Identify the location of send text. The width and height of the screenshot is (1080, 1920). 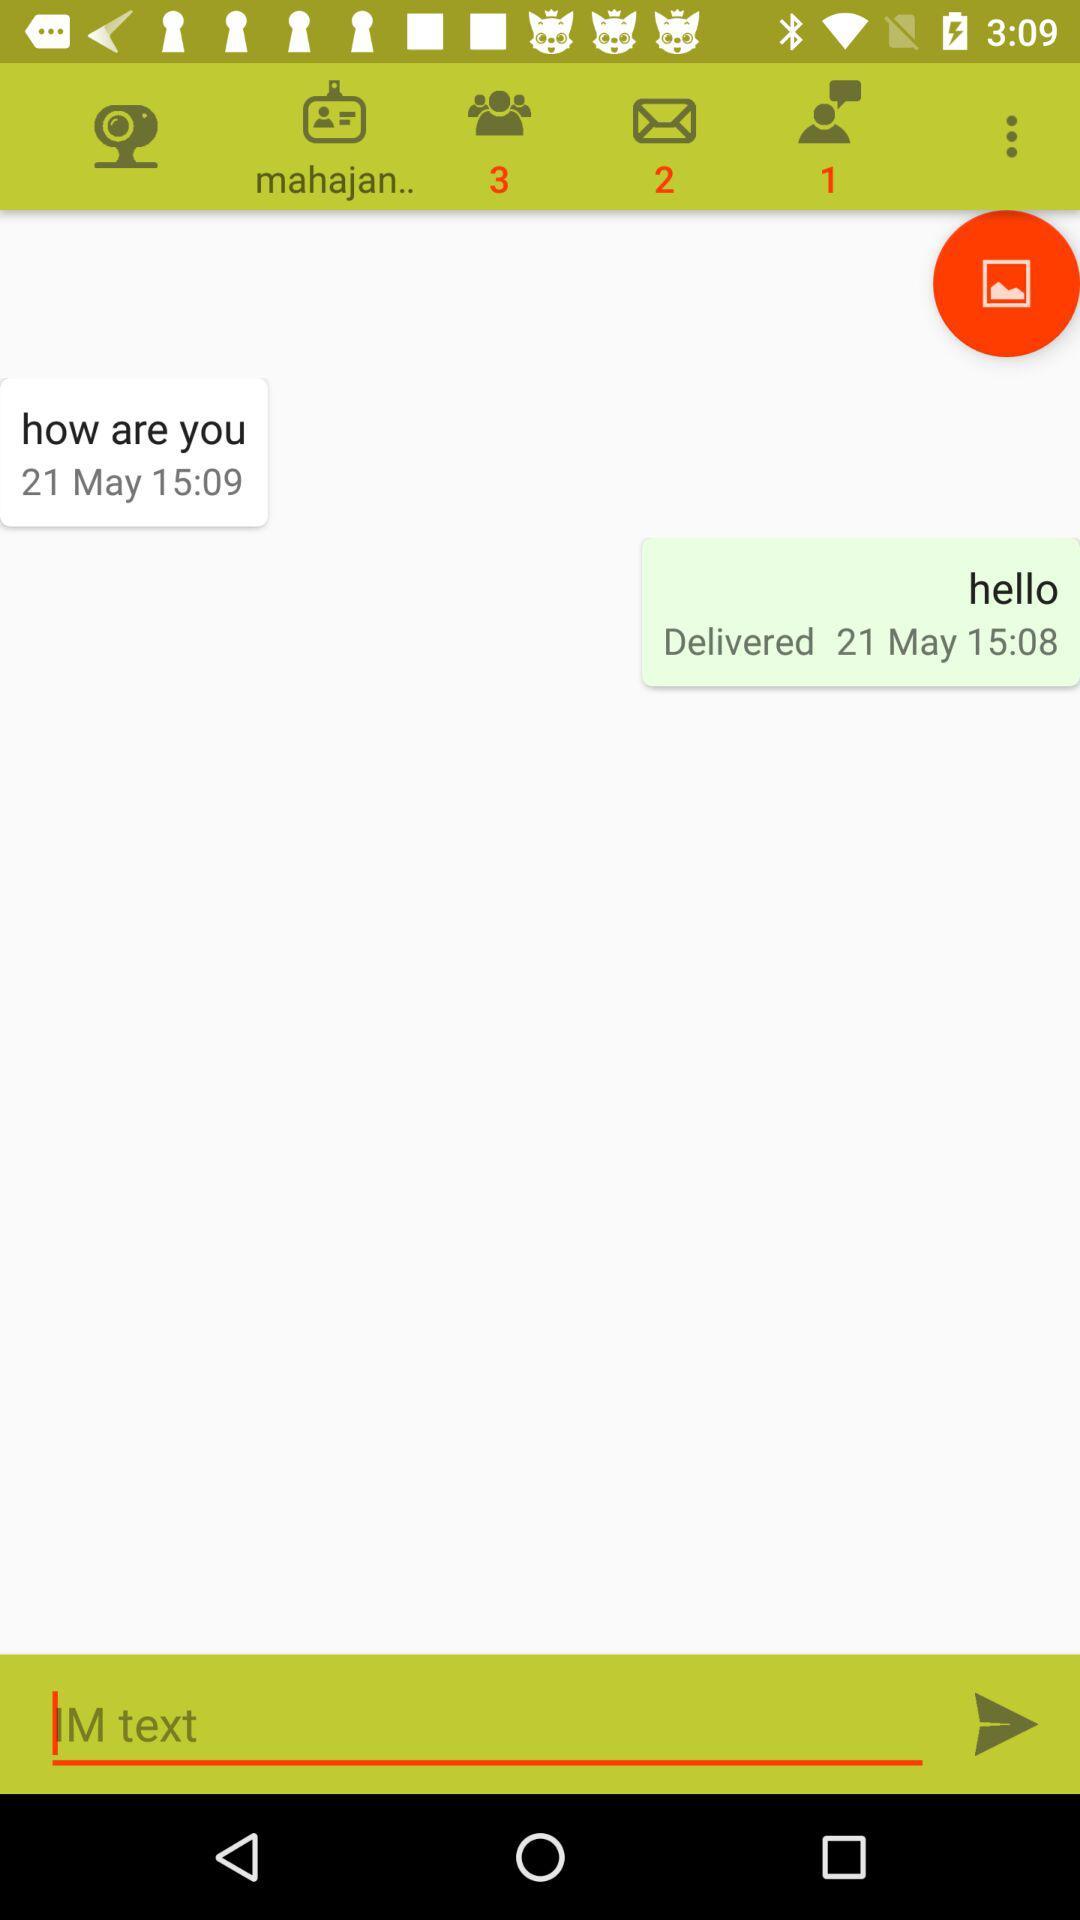
(1006, 1723).